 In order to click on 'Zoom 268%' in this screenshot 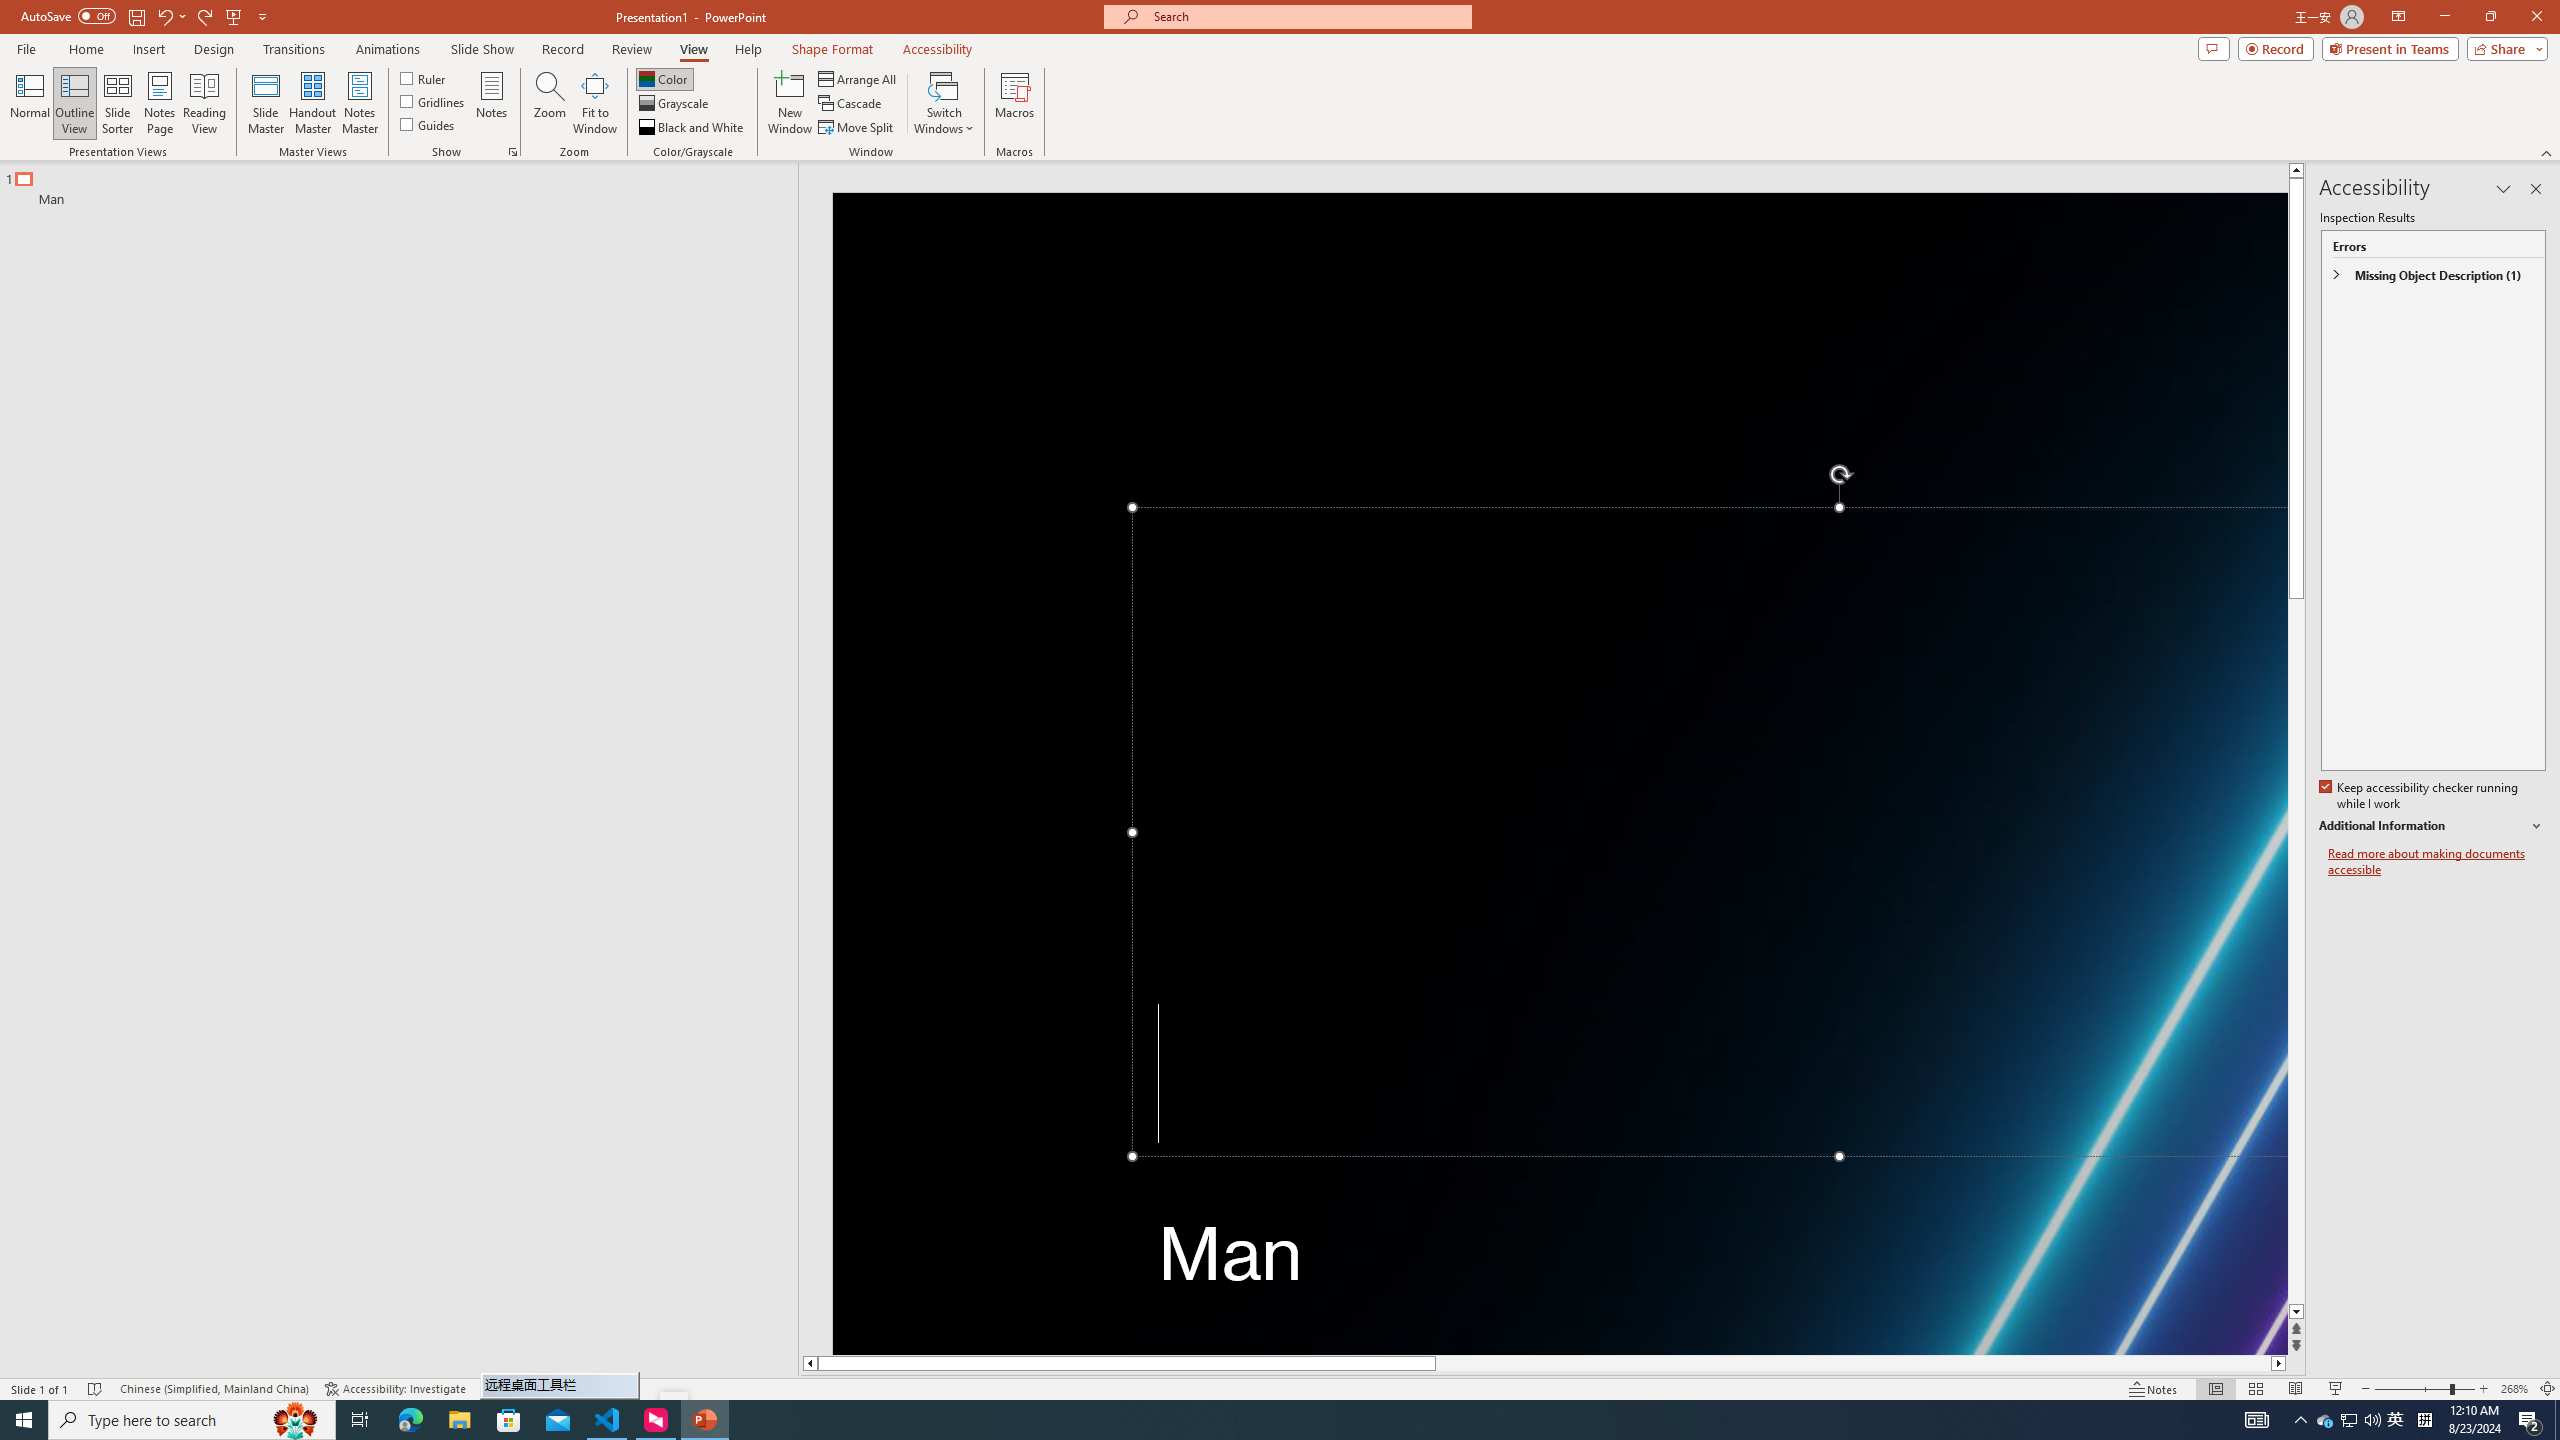, I will do `click(2515, 1389)`.